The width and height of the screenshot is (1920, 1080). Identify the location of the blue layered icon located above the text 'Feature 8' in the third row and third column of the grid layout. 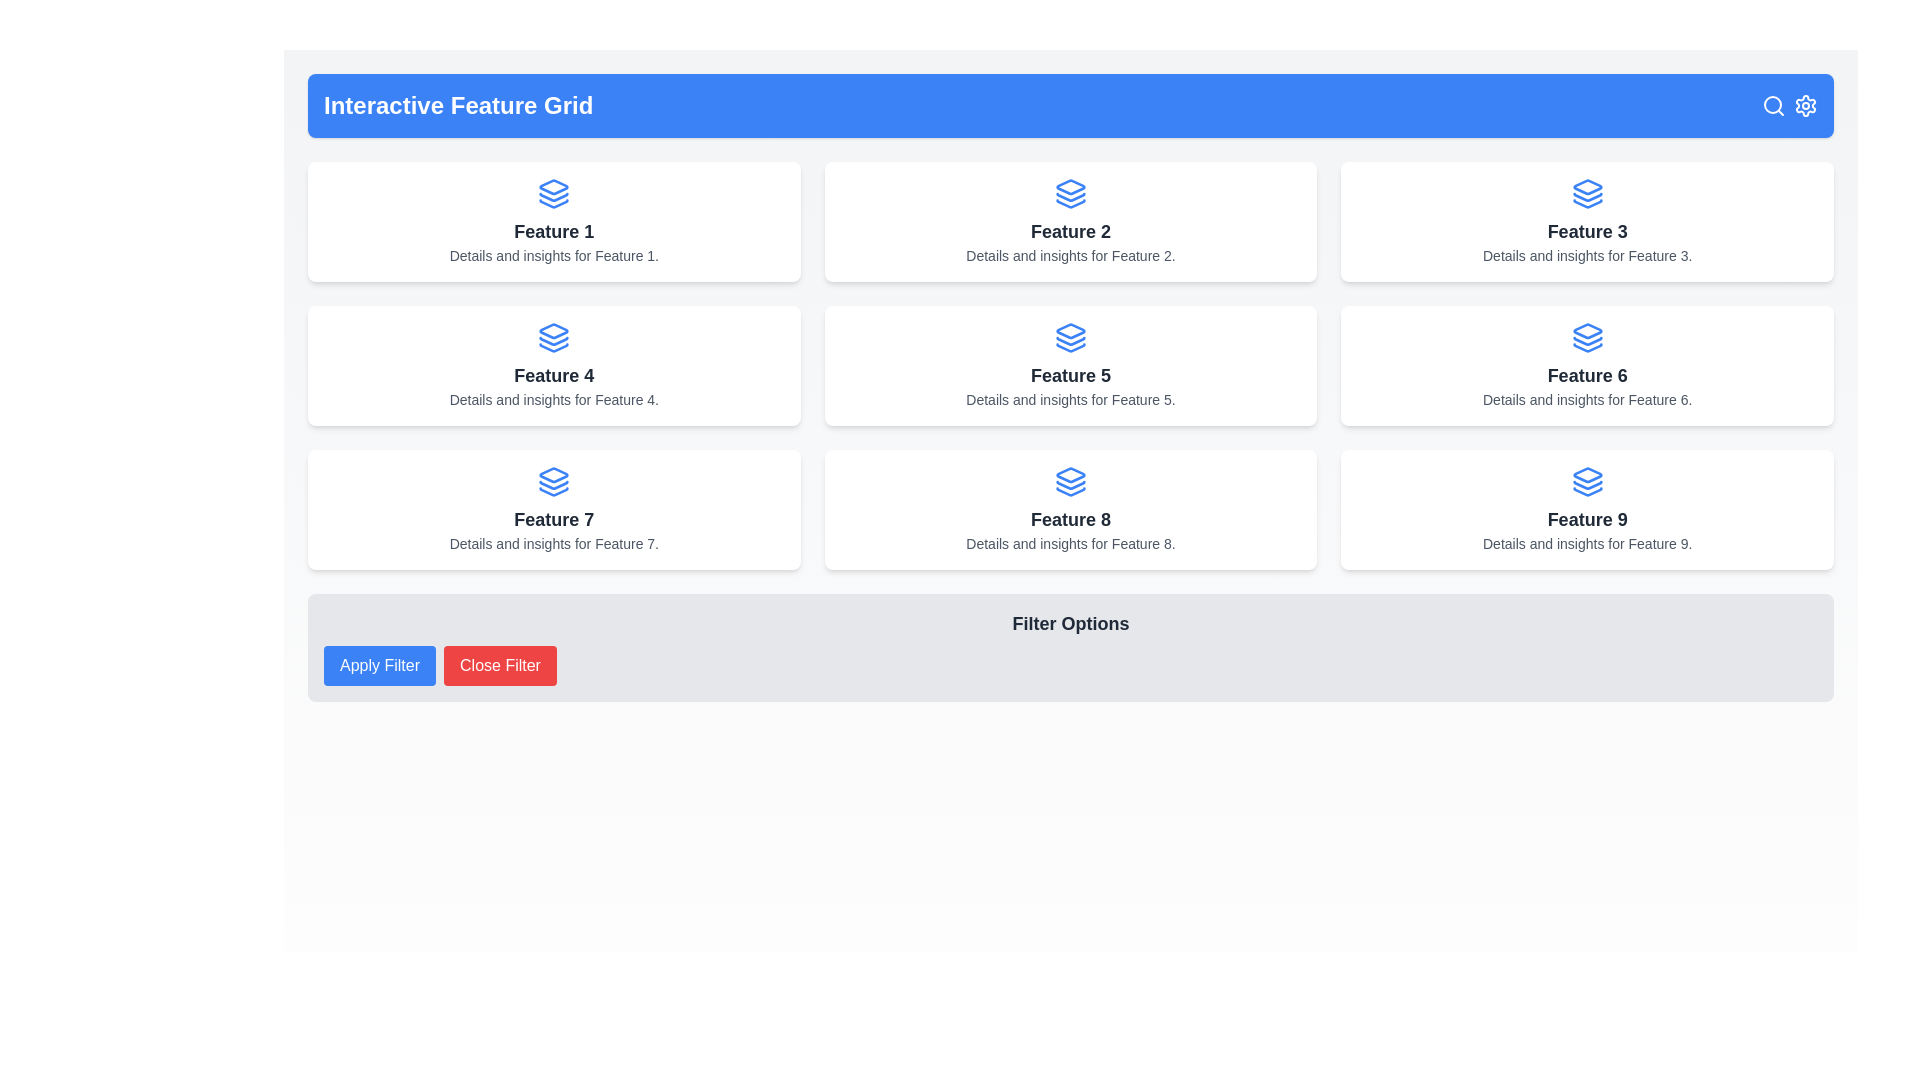
(1069, 482).